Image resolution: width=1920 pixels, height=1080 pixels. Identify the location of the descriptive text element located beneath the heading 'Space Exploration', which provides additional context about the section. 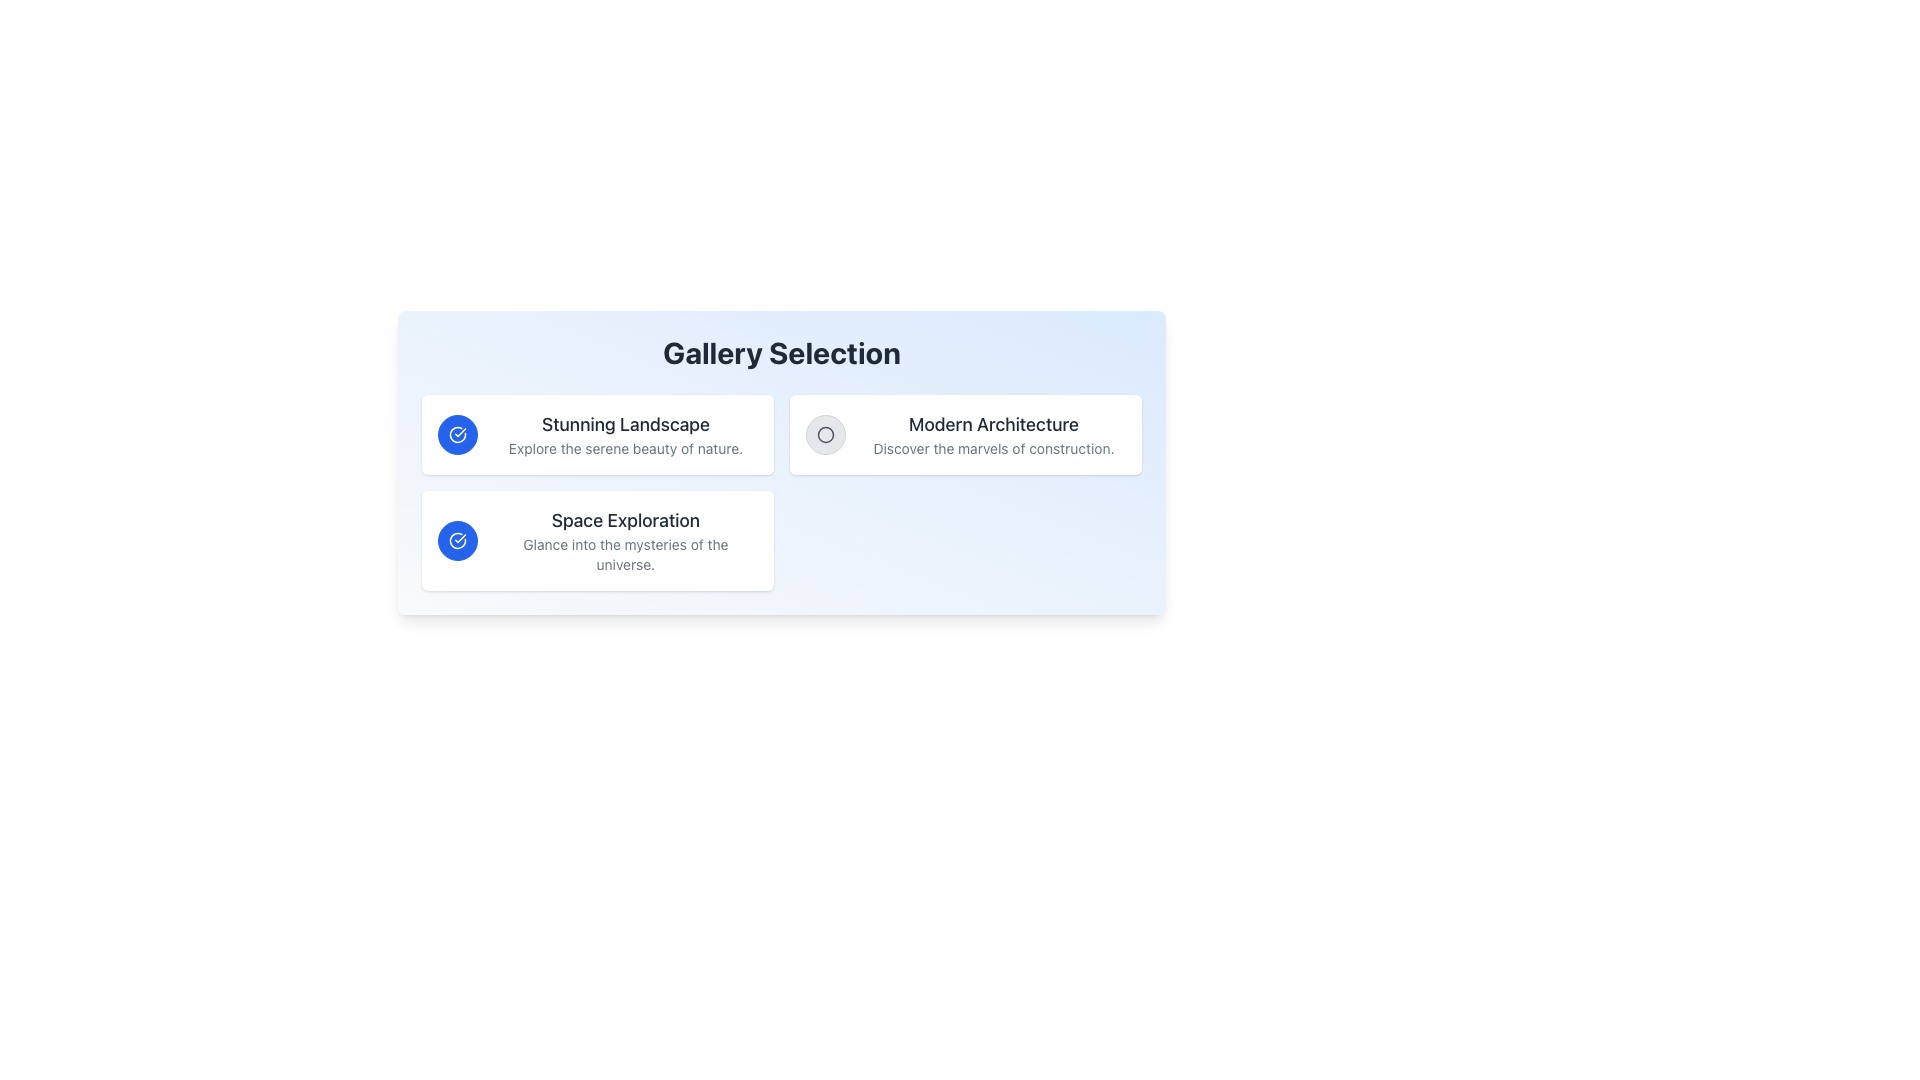
(624, 555).